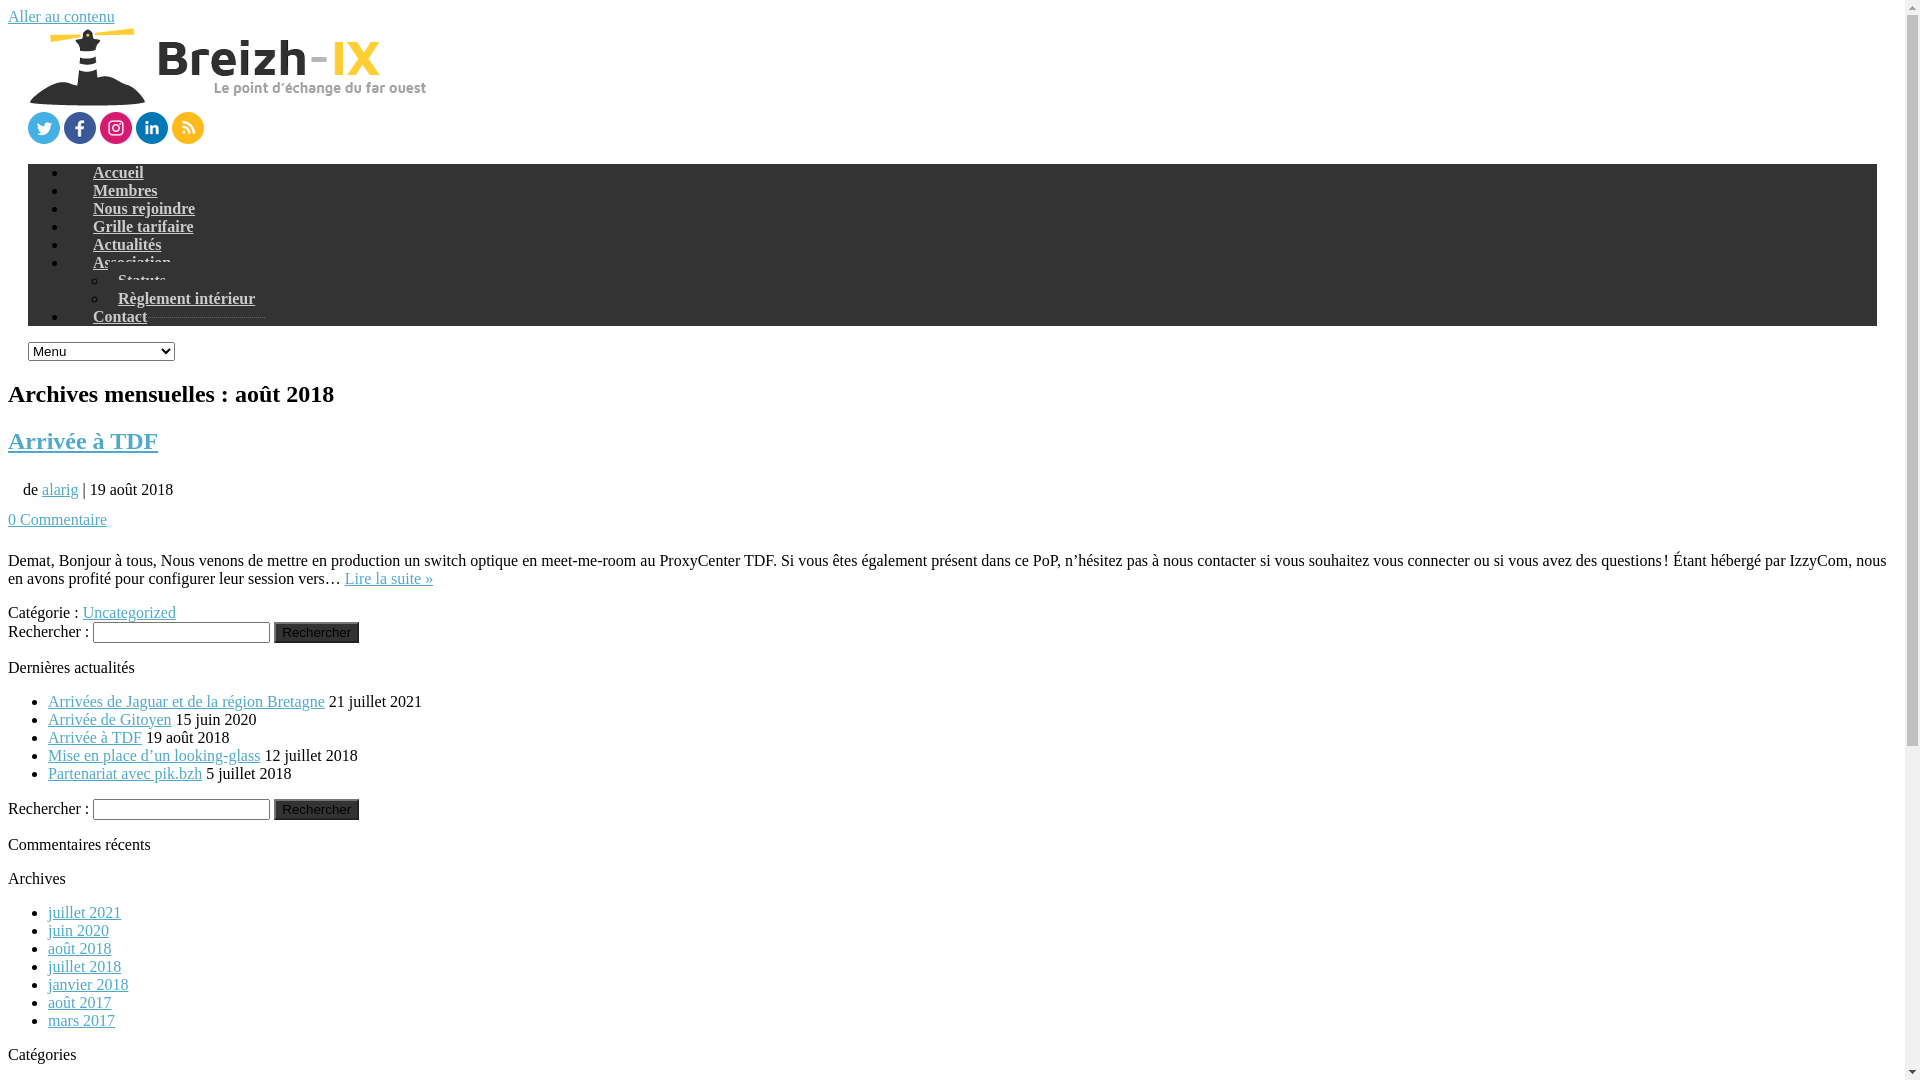  Describe the element at coordinates (143, 208) in the screenshot. I see `'Nous rejoindre'` at that location.